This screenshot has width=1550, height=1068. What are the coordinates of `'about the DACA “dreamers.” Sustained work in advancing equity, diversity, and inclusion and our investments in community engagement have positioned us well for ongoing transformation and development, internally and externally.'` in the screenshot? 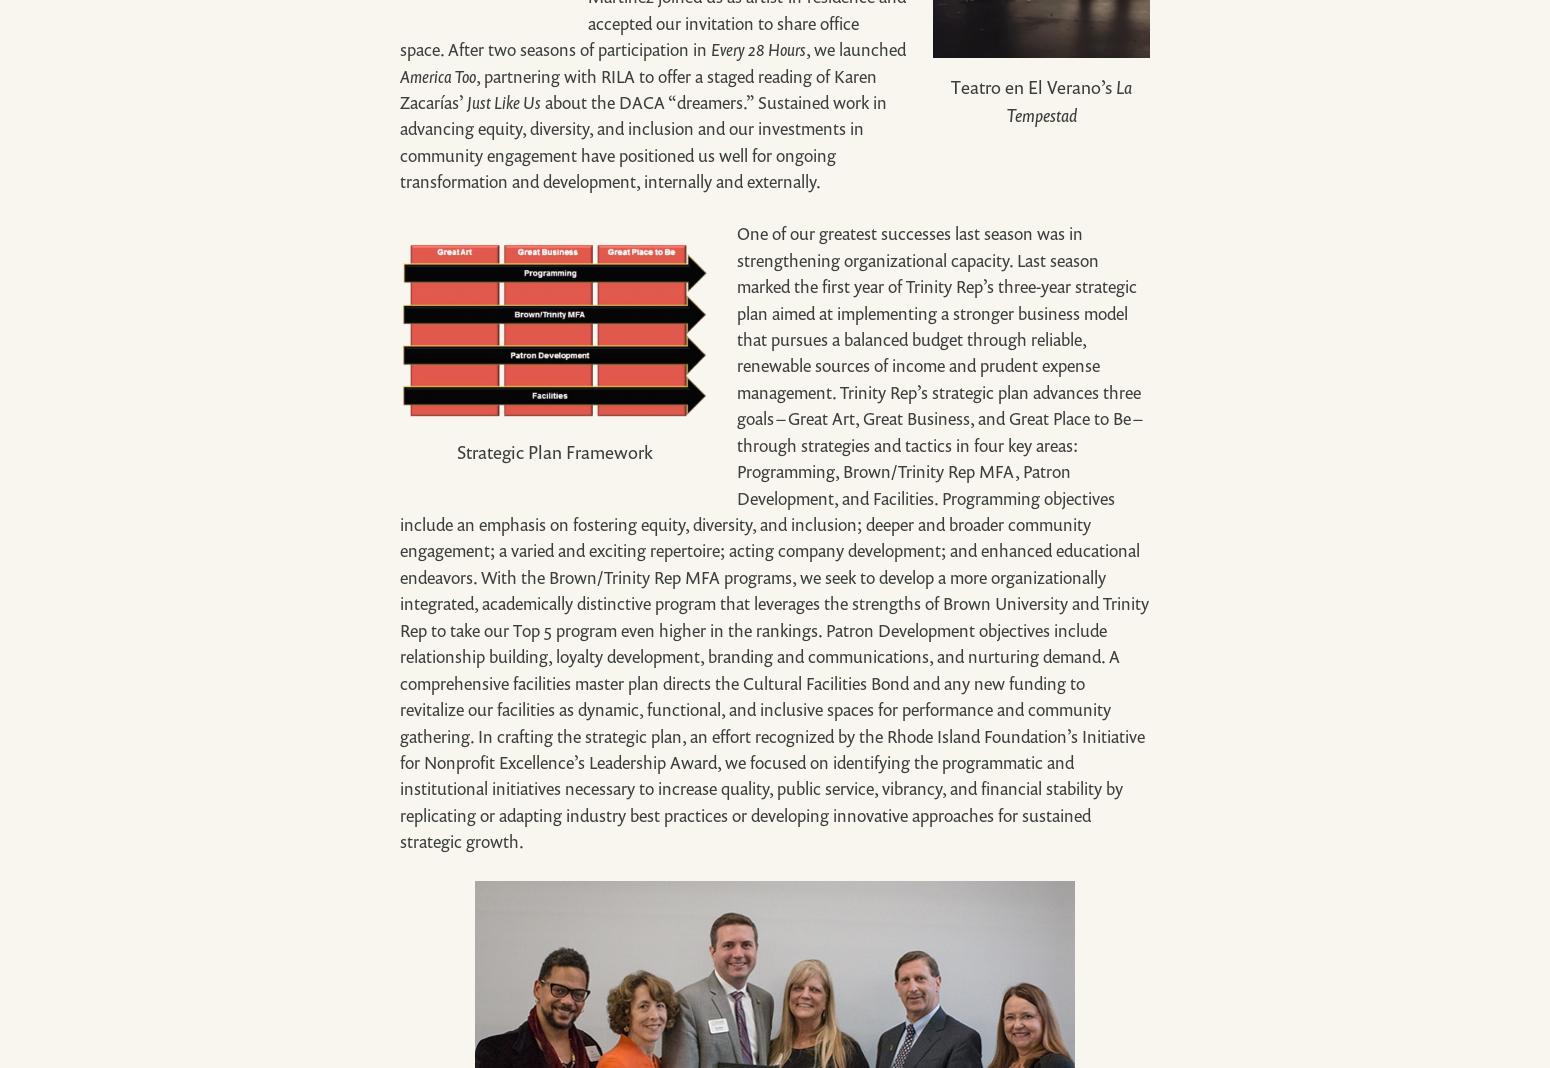 It's located at (642, 141).